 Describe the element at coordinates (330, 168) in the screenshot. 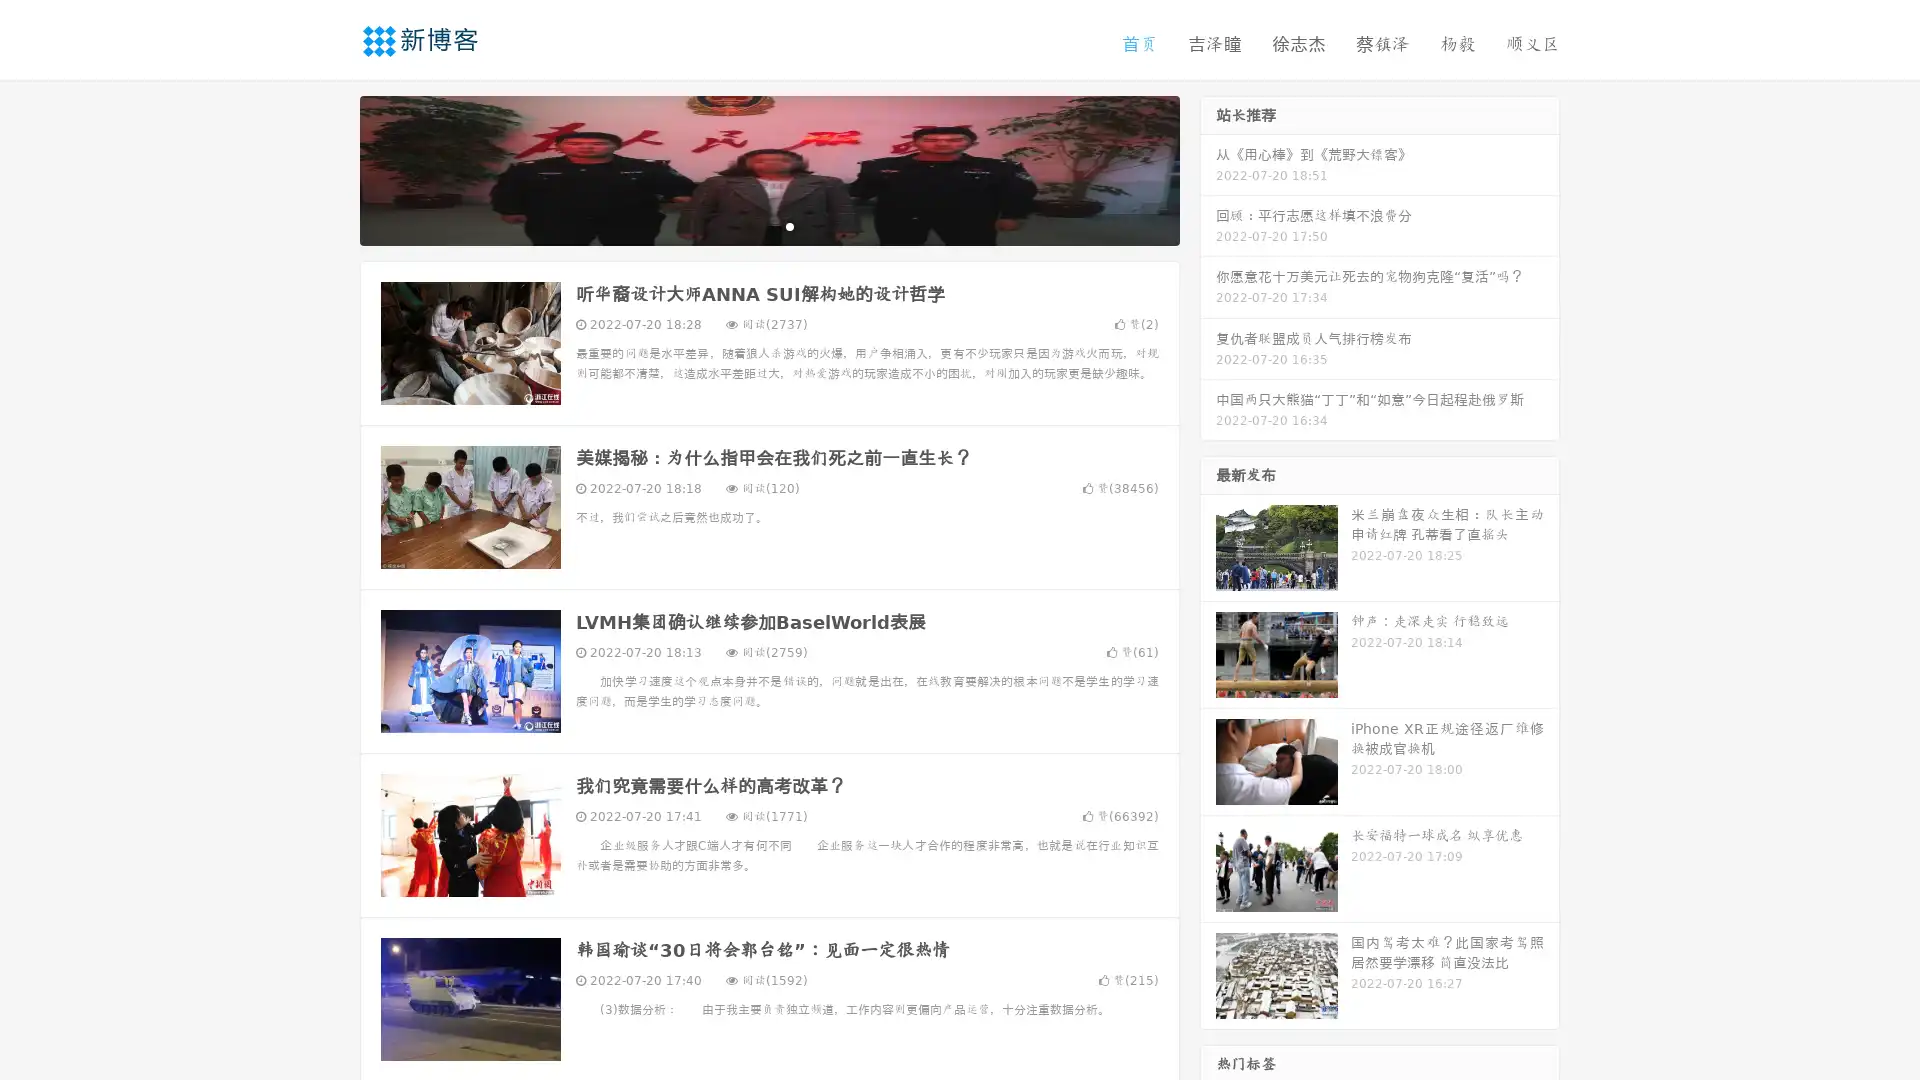

I see `Previous slide` at that location.